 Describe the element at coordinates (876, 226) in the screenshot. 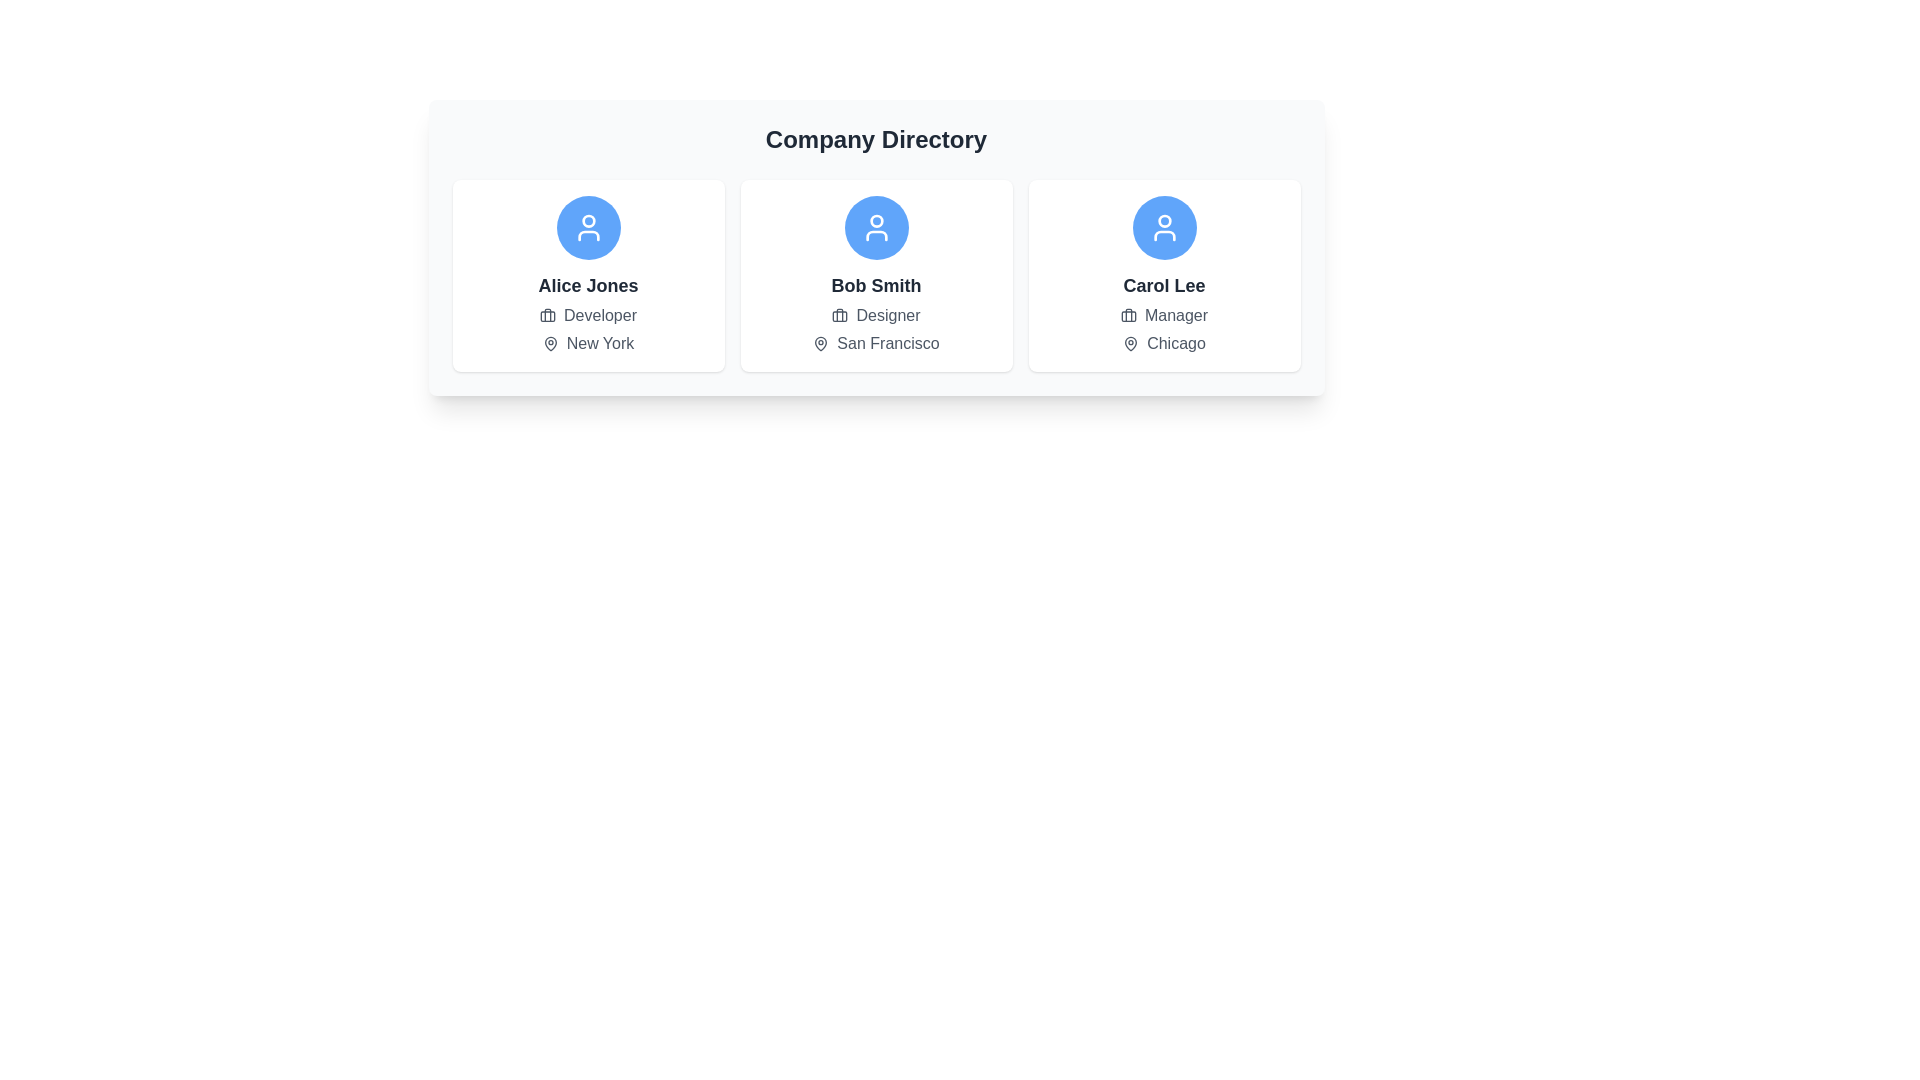

I see `properties of the user profile icon representing Bob Smith, located at the top-center of his profile card` at that location.